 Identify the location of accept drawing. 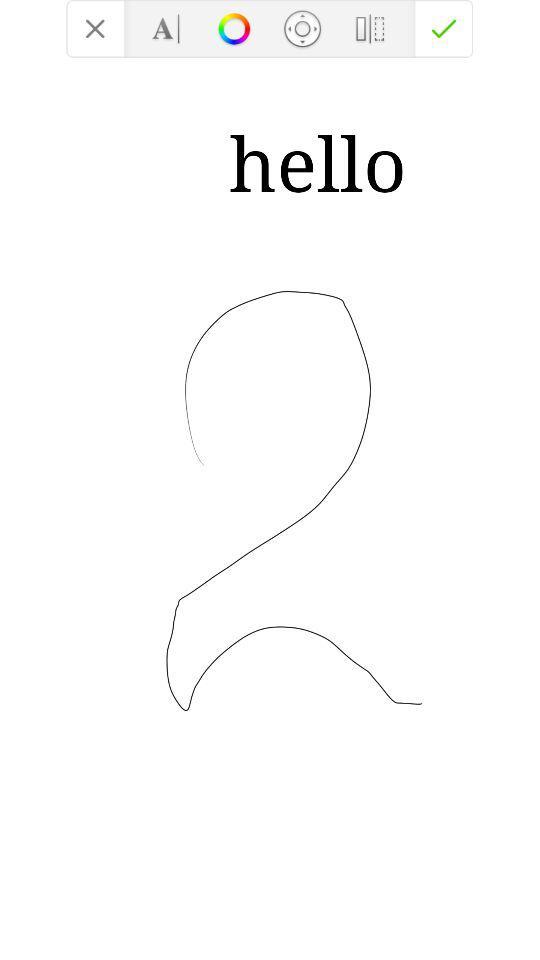
(444, 27).